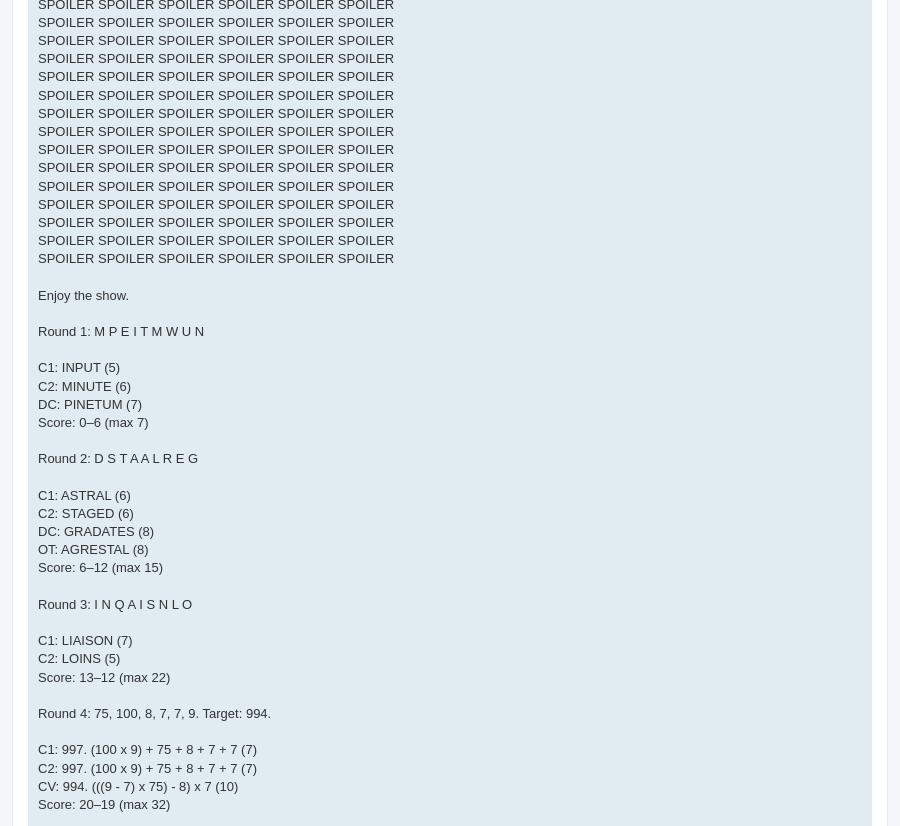 The width and height of the screenshot is (900, 826). Describe the element at coordinates (36, 367) in the screenshot. I see `'C1: INPUT (5)'` at that location.